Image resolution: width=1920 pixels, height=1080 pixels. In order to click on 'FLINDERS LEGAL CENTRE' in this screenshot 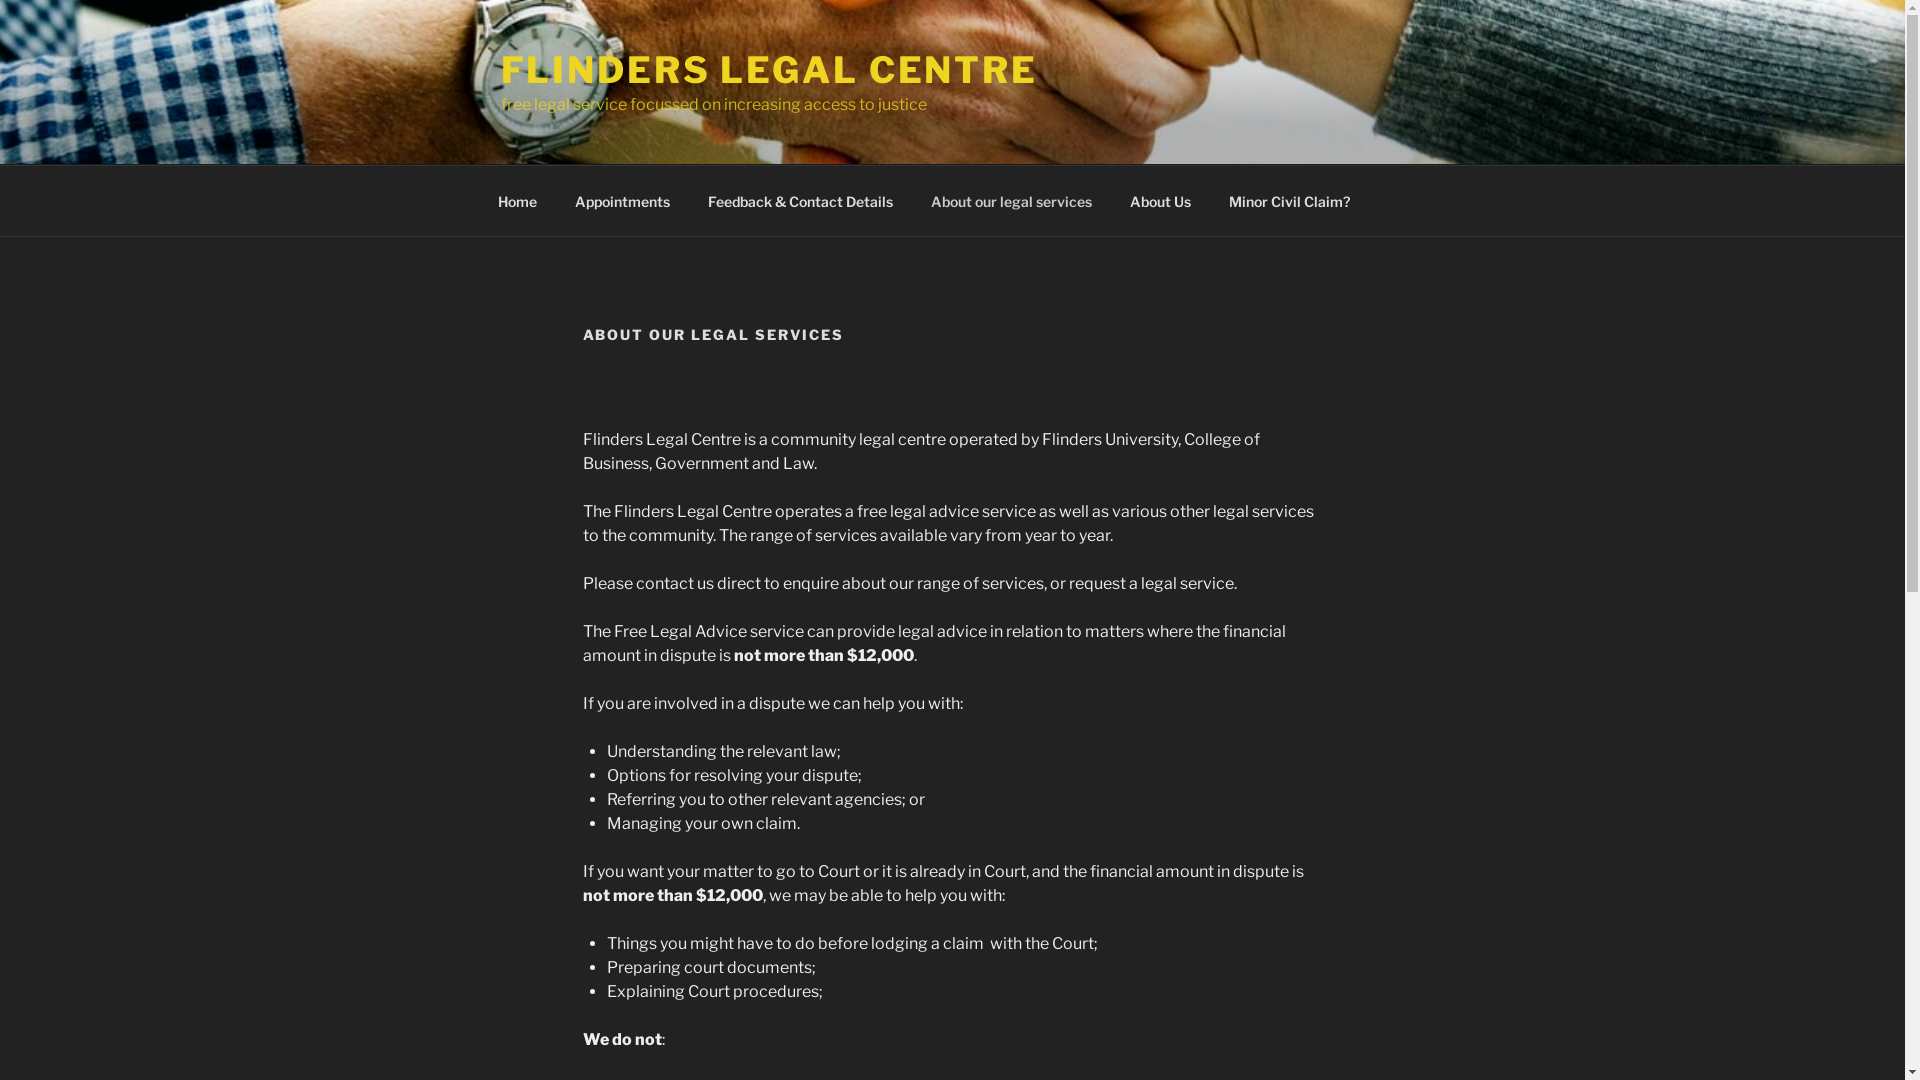, I will do `click(767, 68)`.